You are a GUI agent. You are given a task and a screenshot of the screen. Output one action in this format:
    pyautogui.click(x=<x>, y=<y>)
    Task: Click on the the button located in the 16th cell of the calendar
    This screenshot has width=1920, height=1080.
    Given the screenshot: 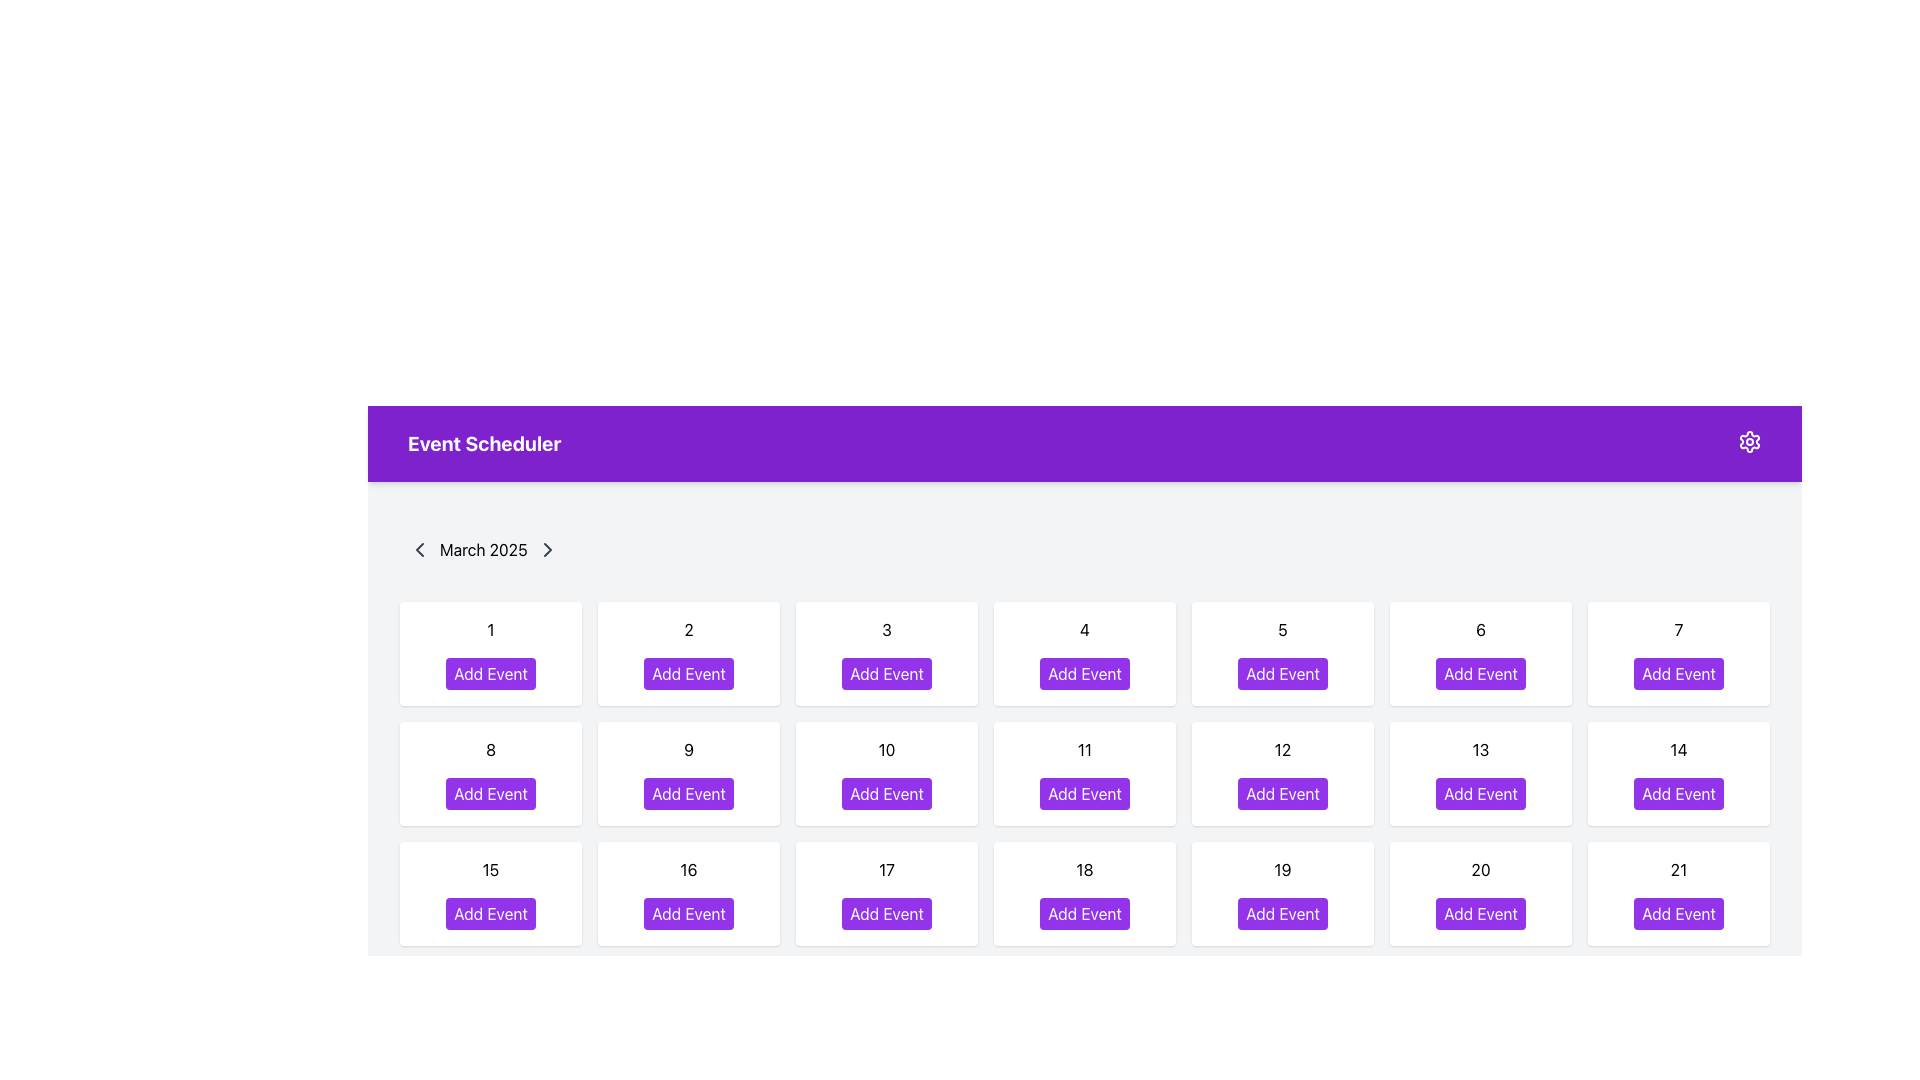 What is the action you would take?
    pyautogui.click(x=689, y=914)
    